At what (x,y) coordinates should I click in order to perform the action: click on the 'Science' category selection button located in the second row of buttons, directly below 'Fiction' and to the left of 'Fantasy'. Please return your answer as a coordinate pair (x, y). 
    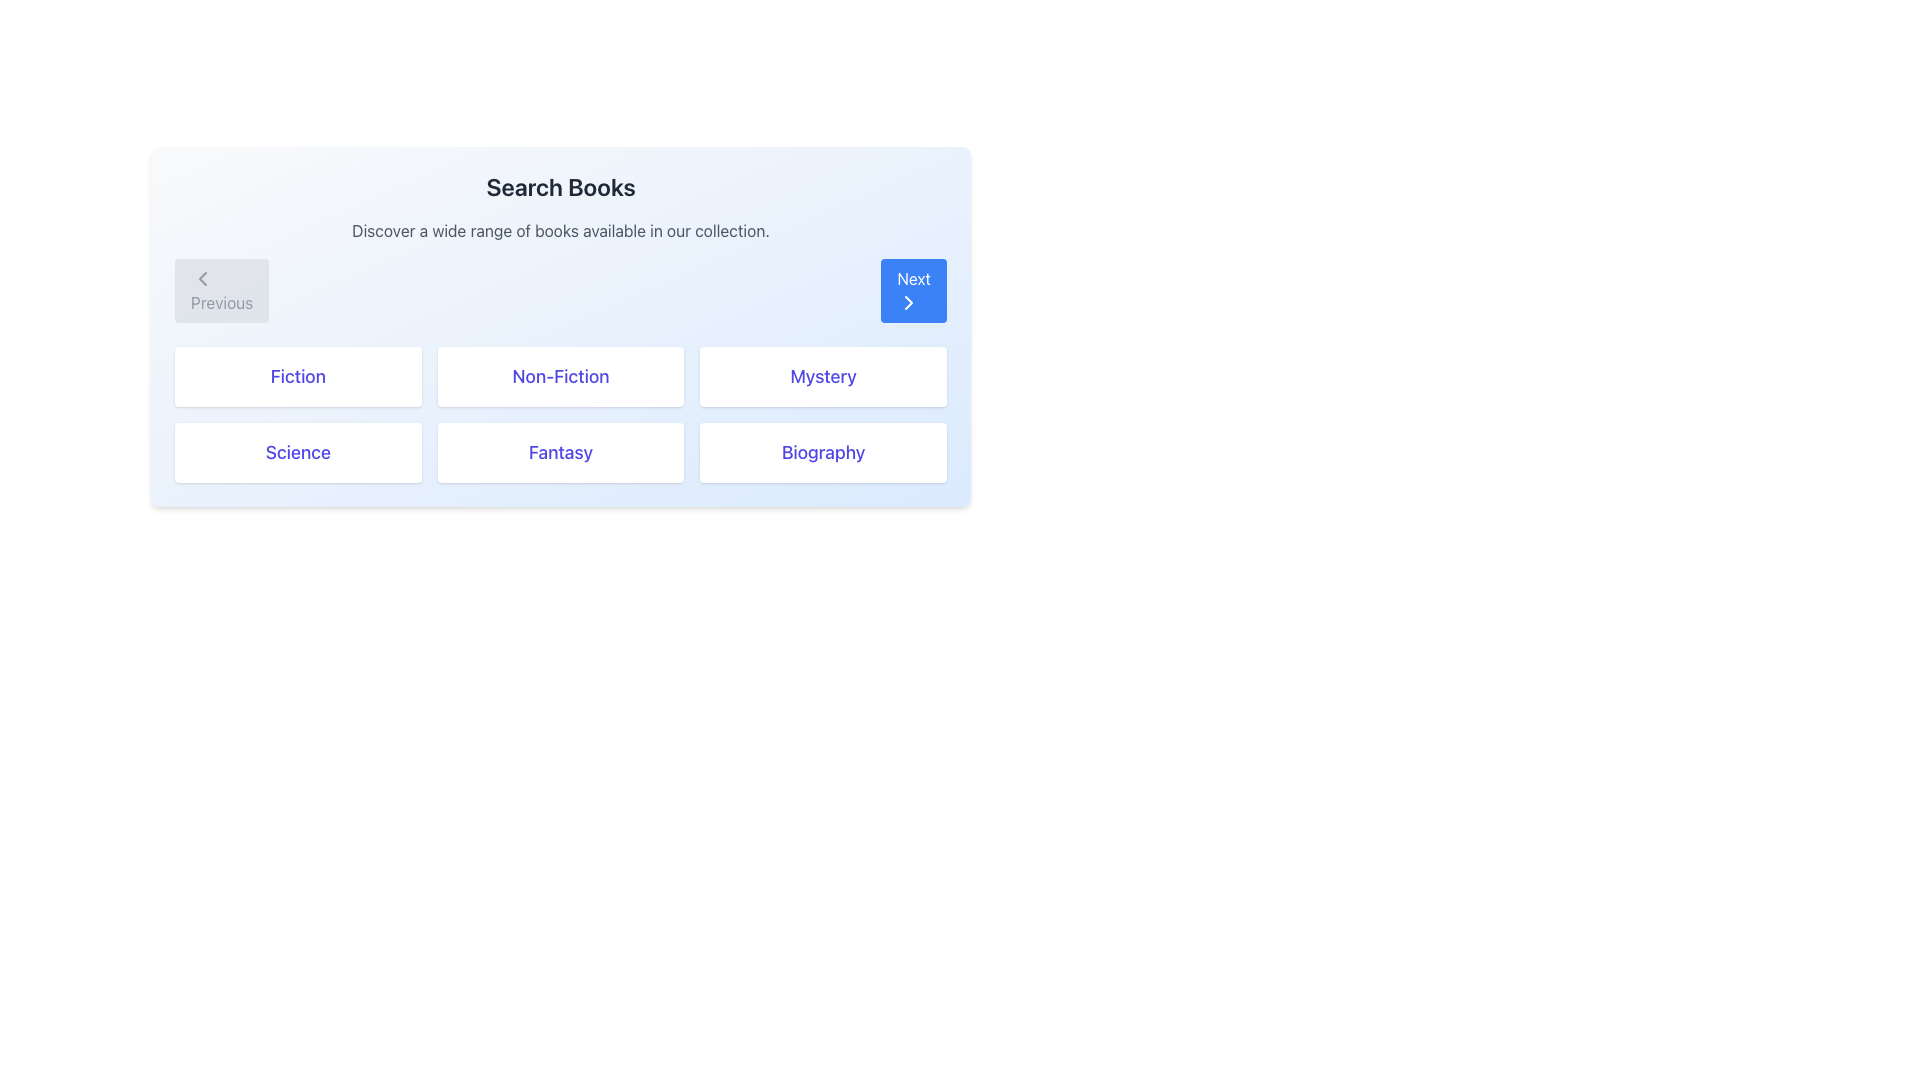
    Looking at the image, I should click on (296, 452).